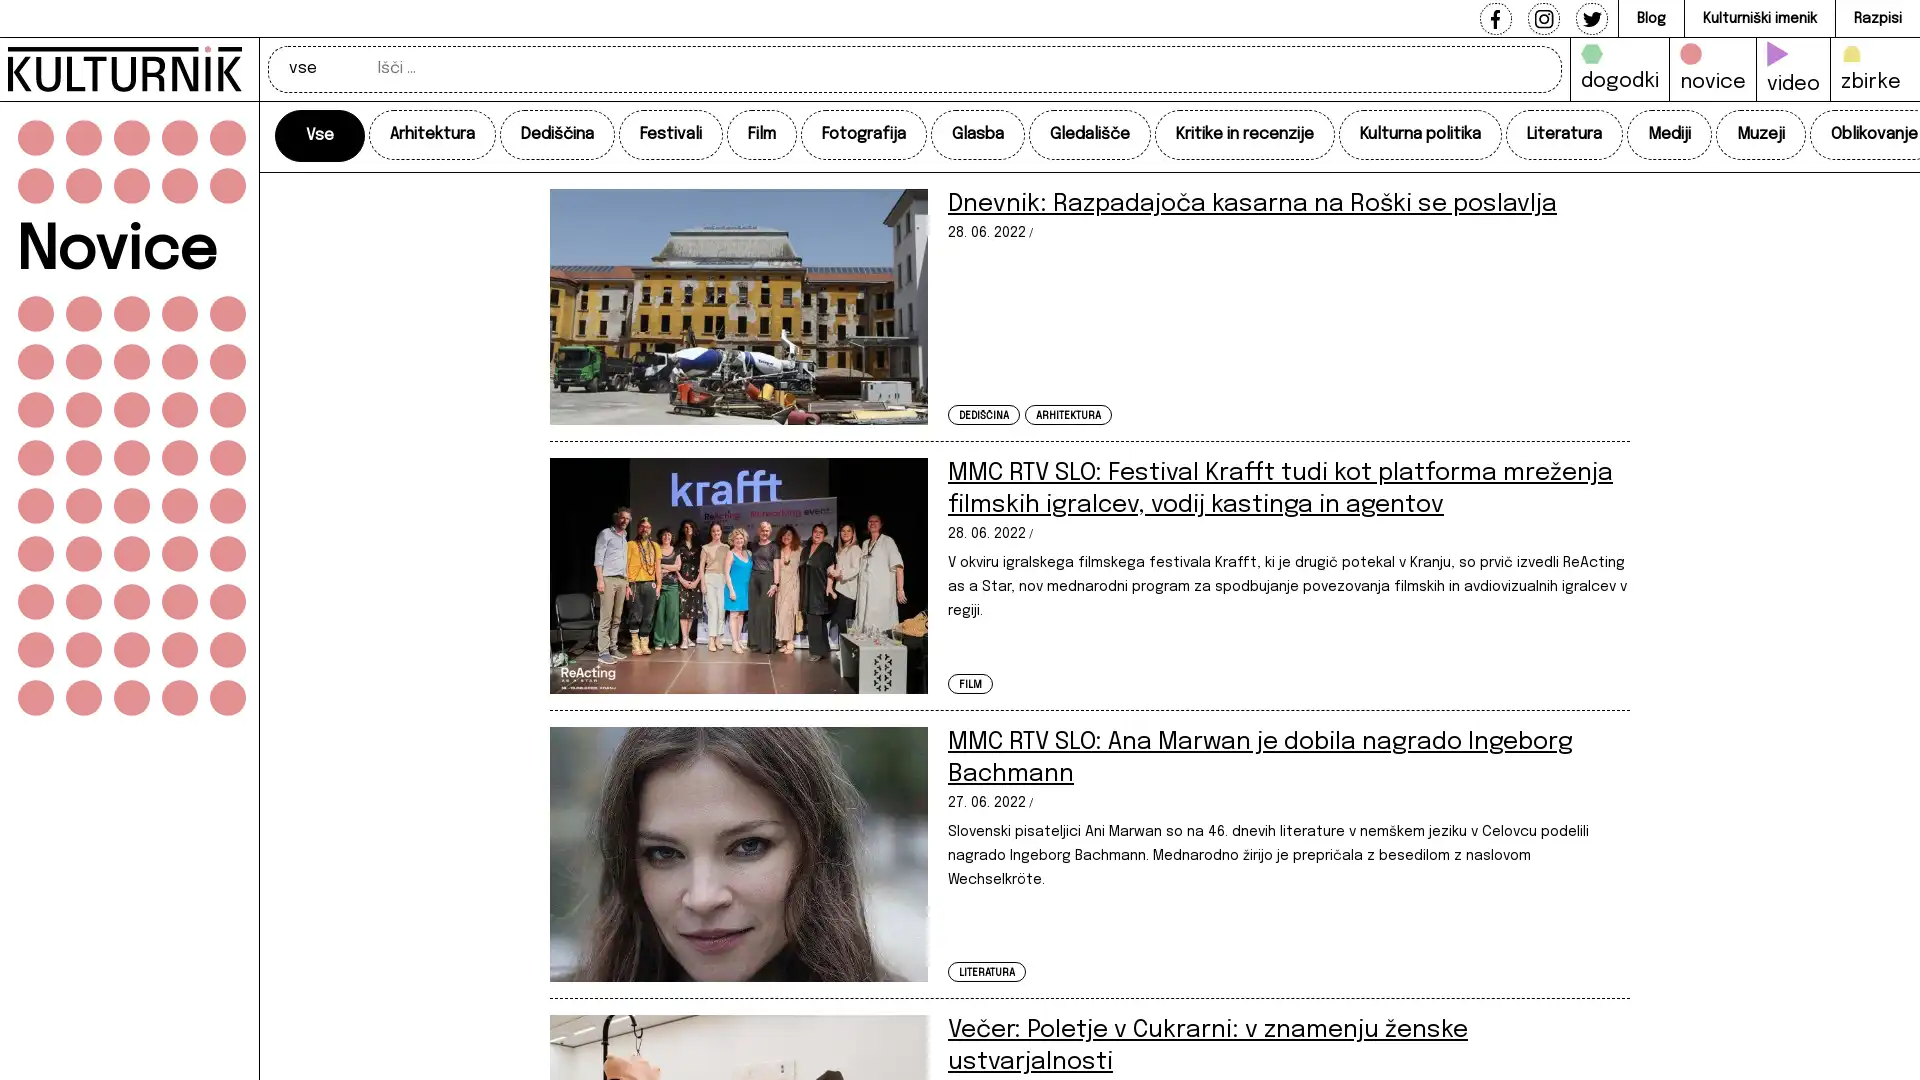  Describe the element at coordinates (320, 135) in the screenshot. I see `Vse` at that location.